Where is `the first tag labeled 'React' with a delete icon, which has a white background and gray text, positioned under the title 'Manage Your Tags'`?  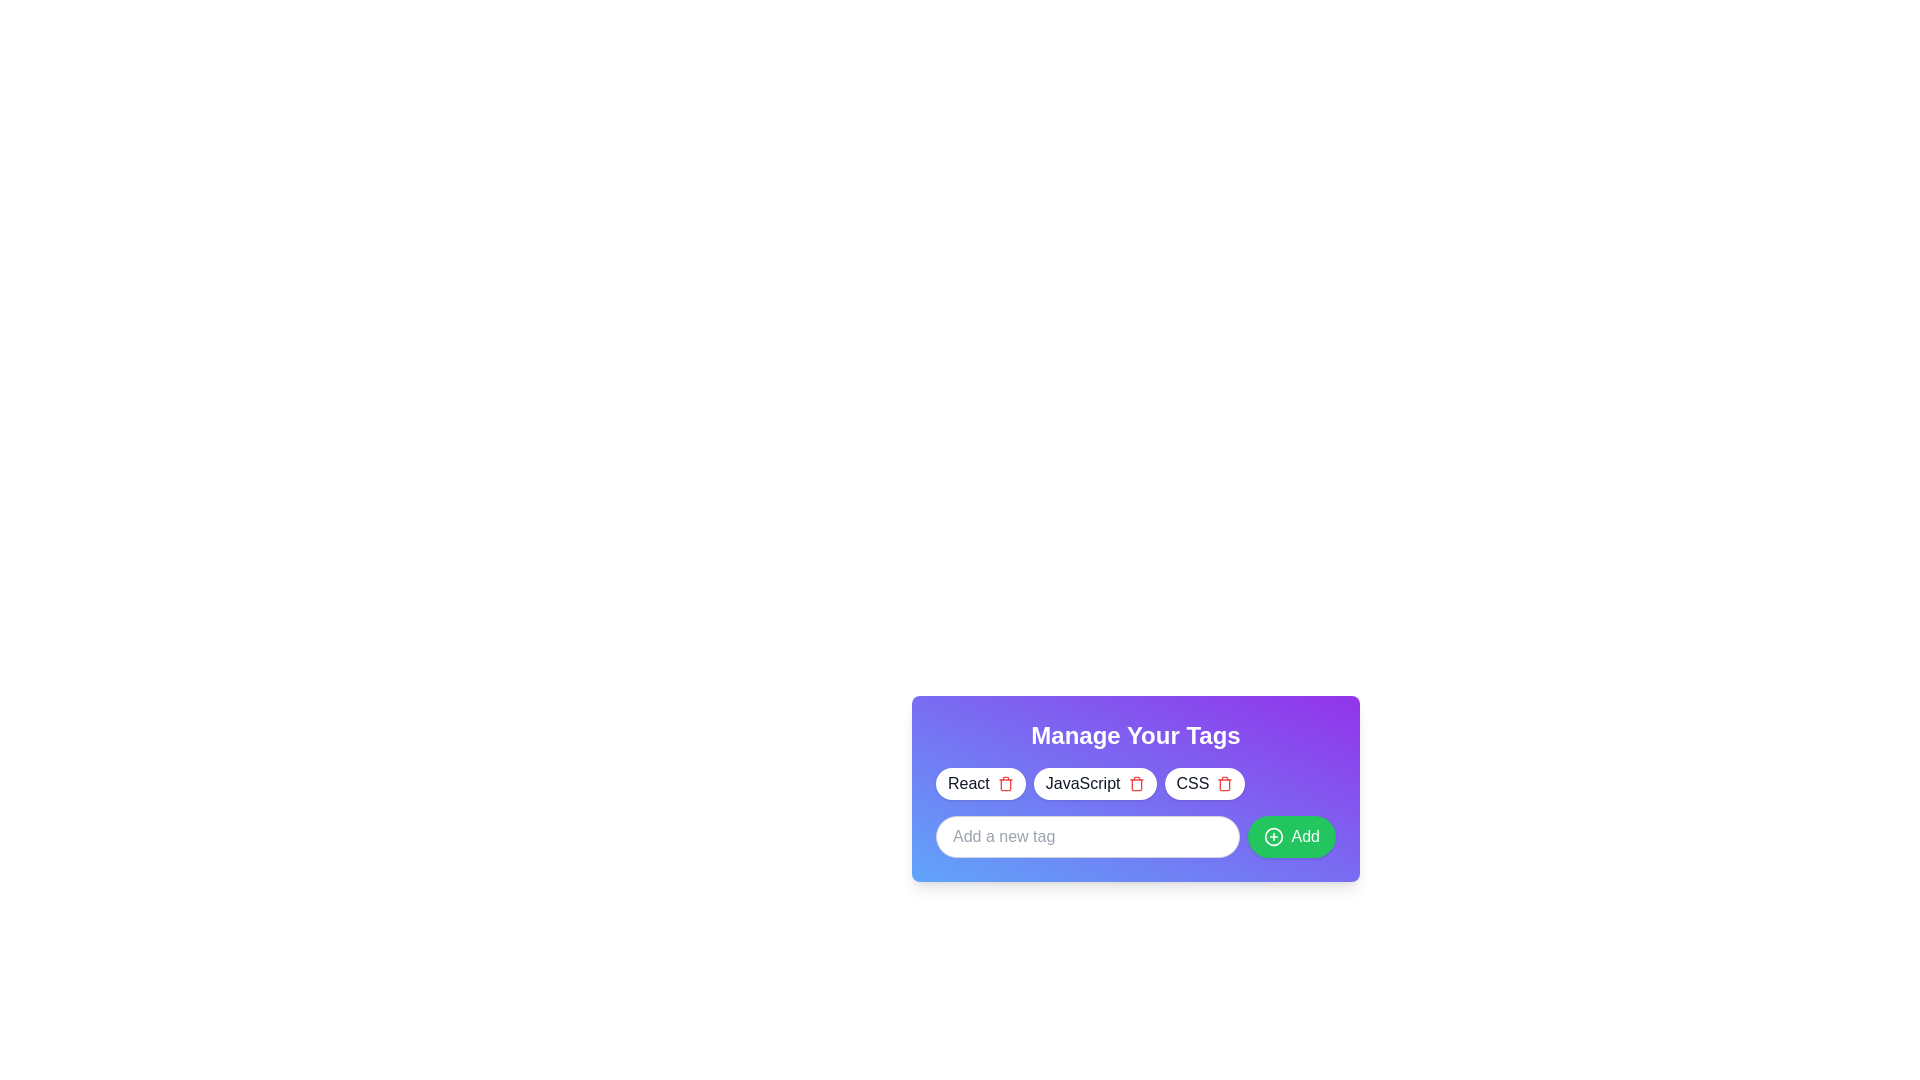 the first tag labeled 'React' with a delete icon, which has a white background and gray text, positioned under the title 'Manage Your Tags' is located at coordinates (980, 782).